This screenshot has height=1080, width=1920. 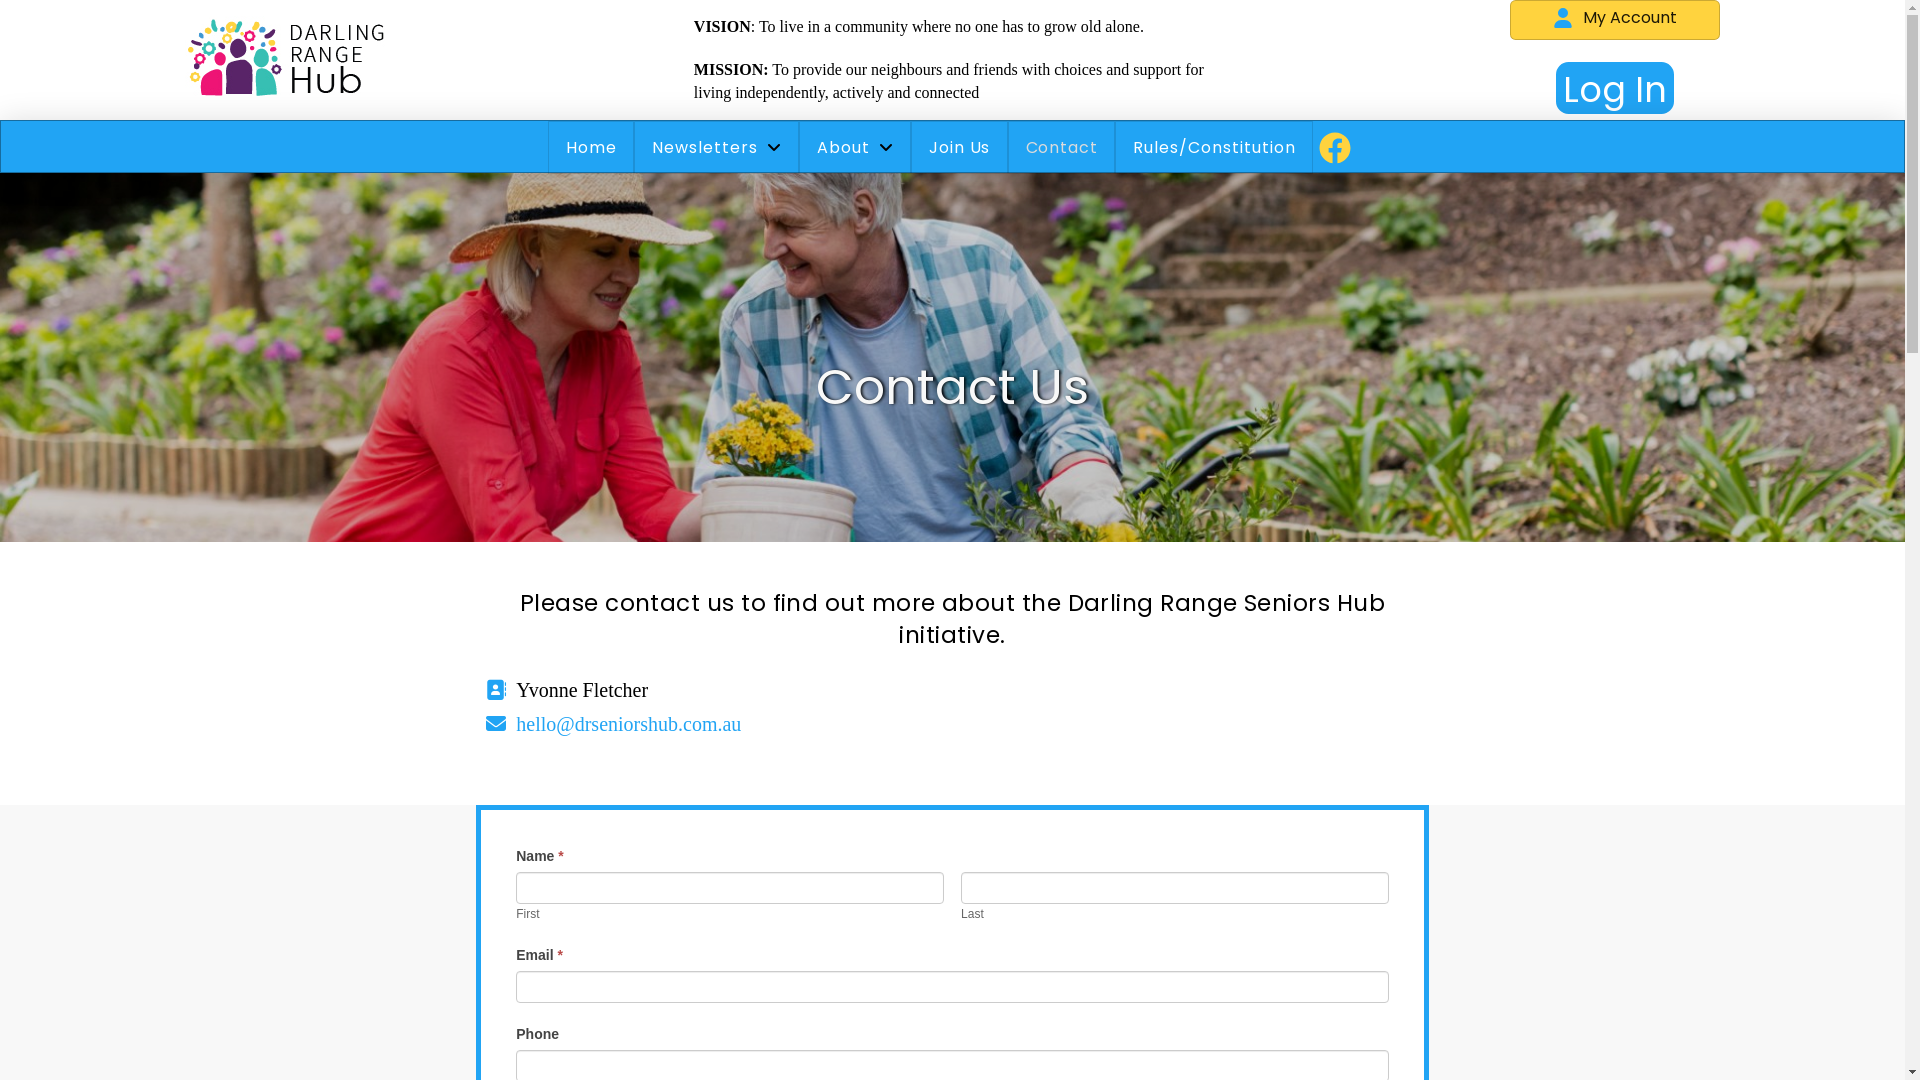 What do you see at coordinates (854, 146) in the screenshot?
I see `'About'` at bounding box center [854, 146].